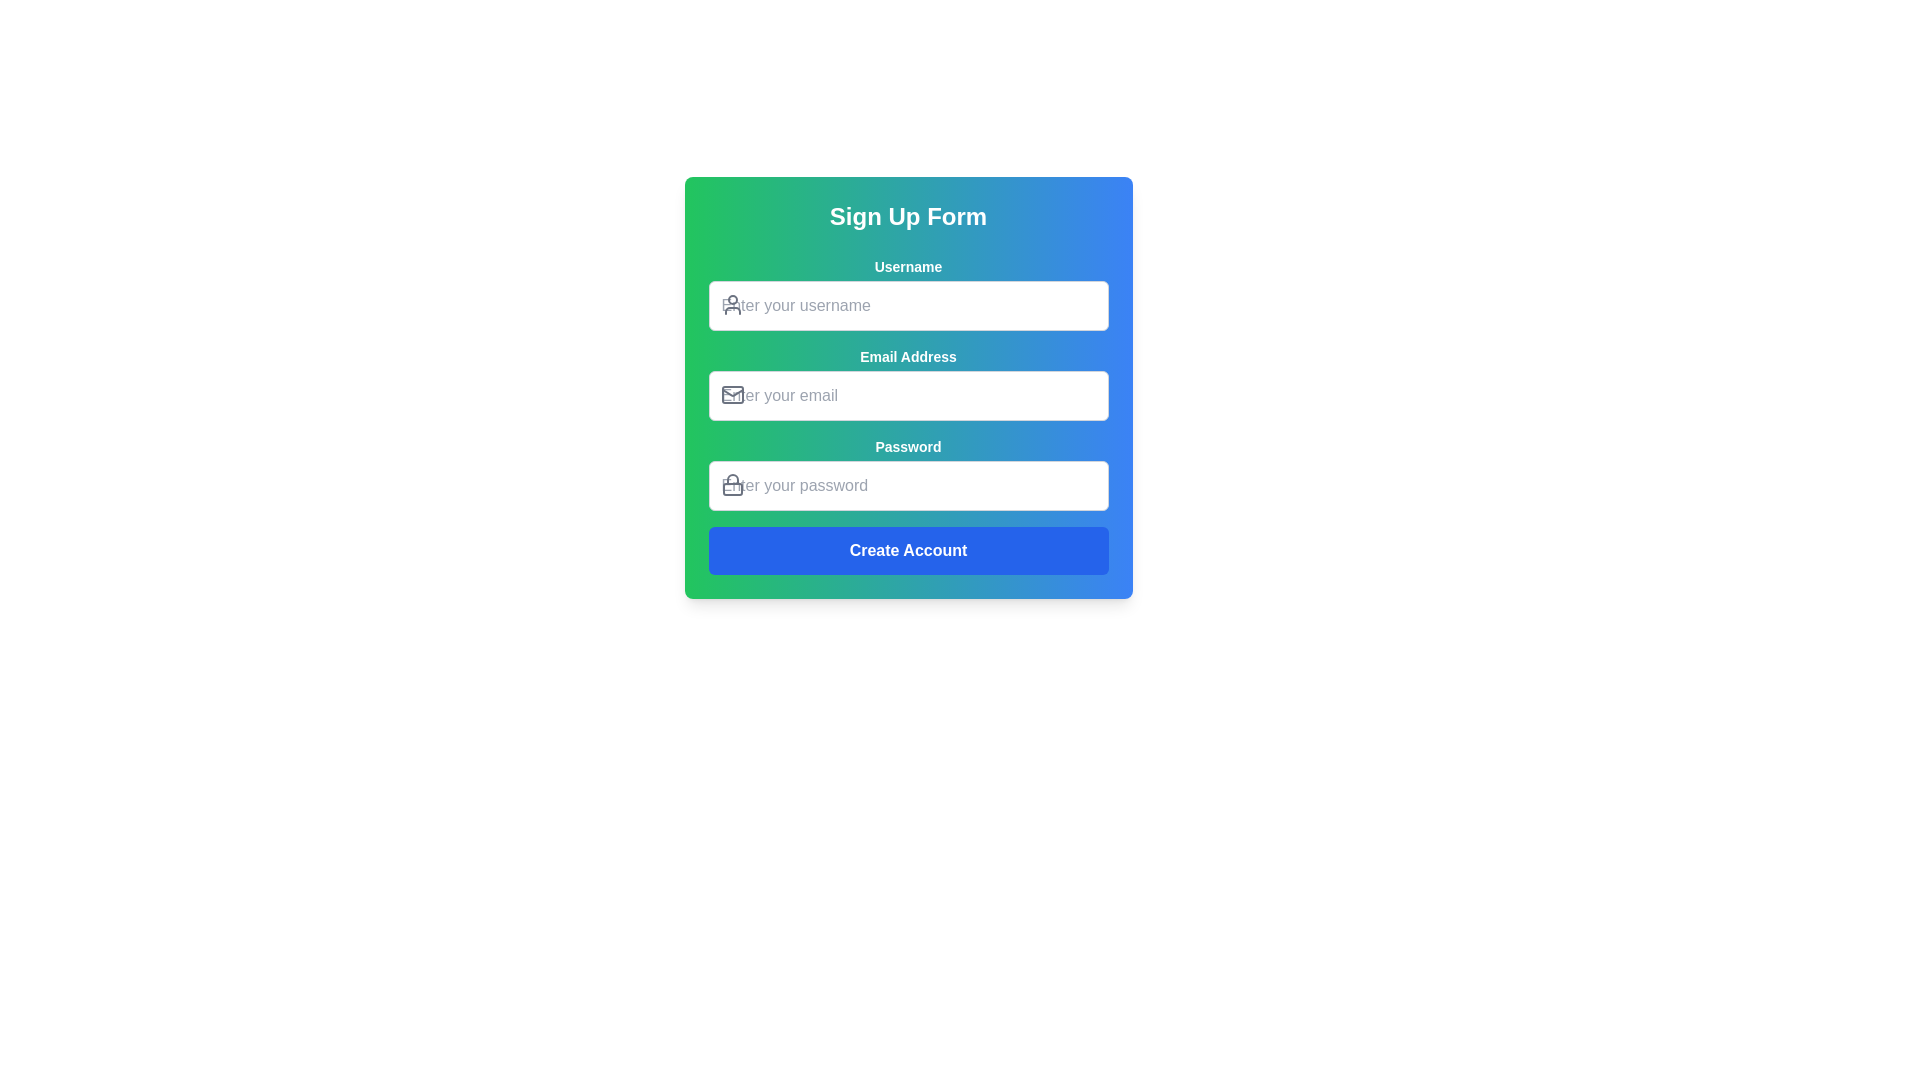 The image size is (1920, 1080). I want to click on the main rectangular component of the envelope icon, which is styled in grayscale and located to the left of the 'Email Address' input field in the registration form, so click(731, 394).